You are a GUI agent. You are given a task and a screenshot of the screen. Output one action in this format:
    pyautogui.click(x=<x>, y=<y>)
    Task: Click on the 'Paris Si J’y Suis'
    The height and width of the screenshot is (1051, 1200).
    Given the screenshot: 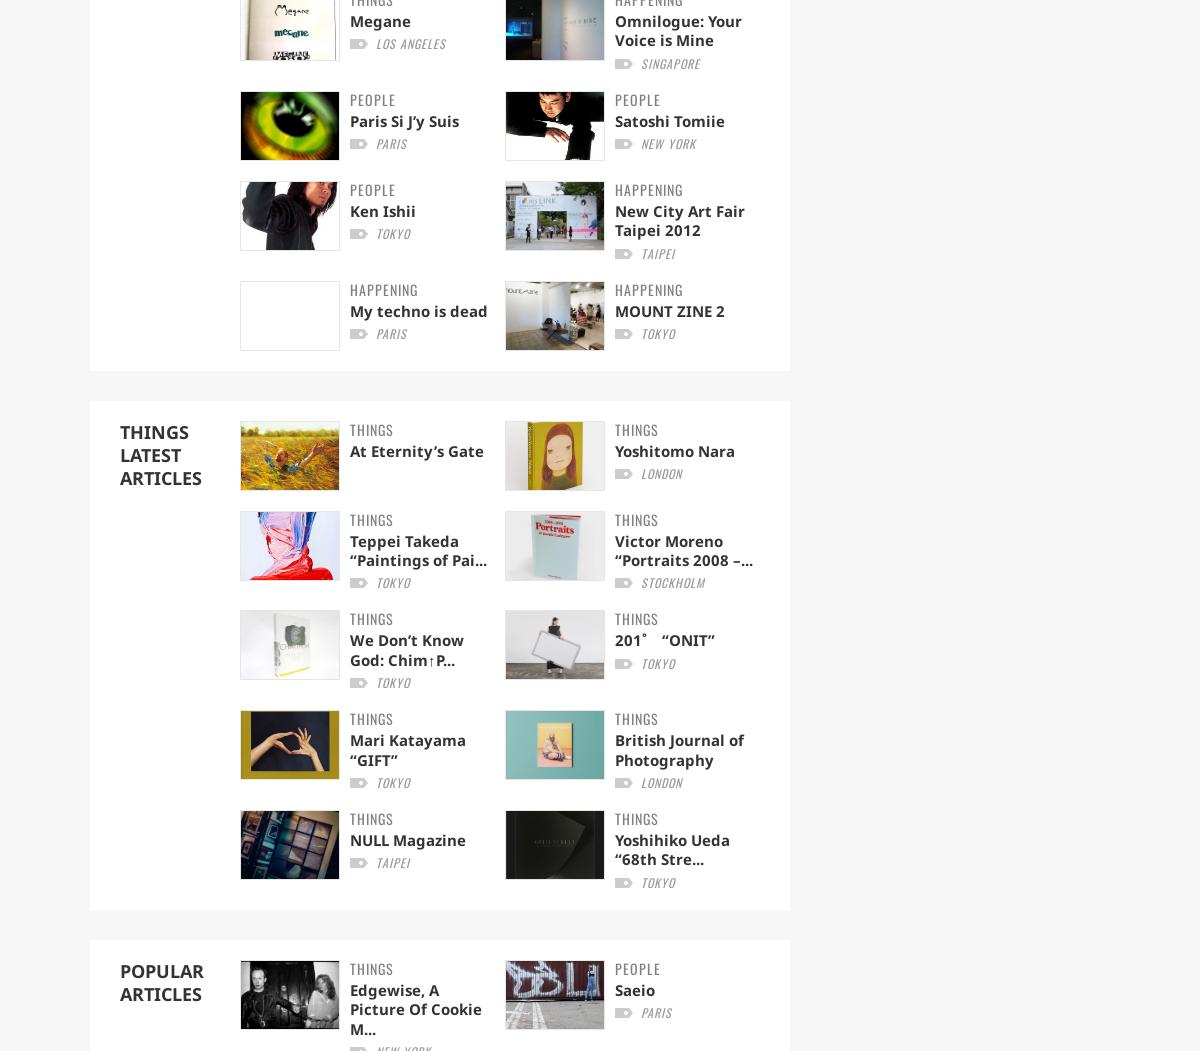 What is the action you would take?
    pyautogui.click(x=404, y=120)
    